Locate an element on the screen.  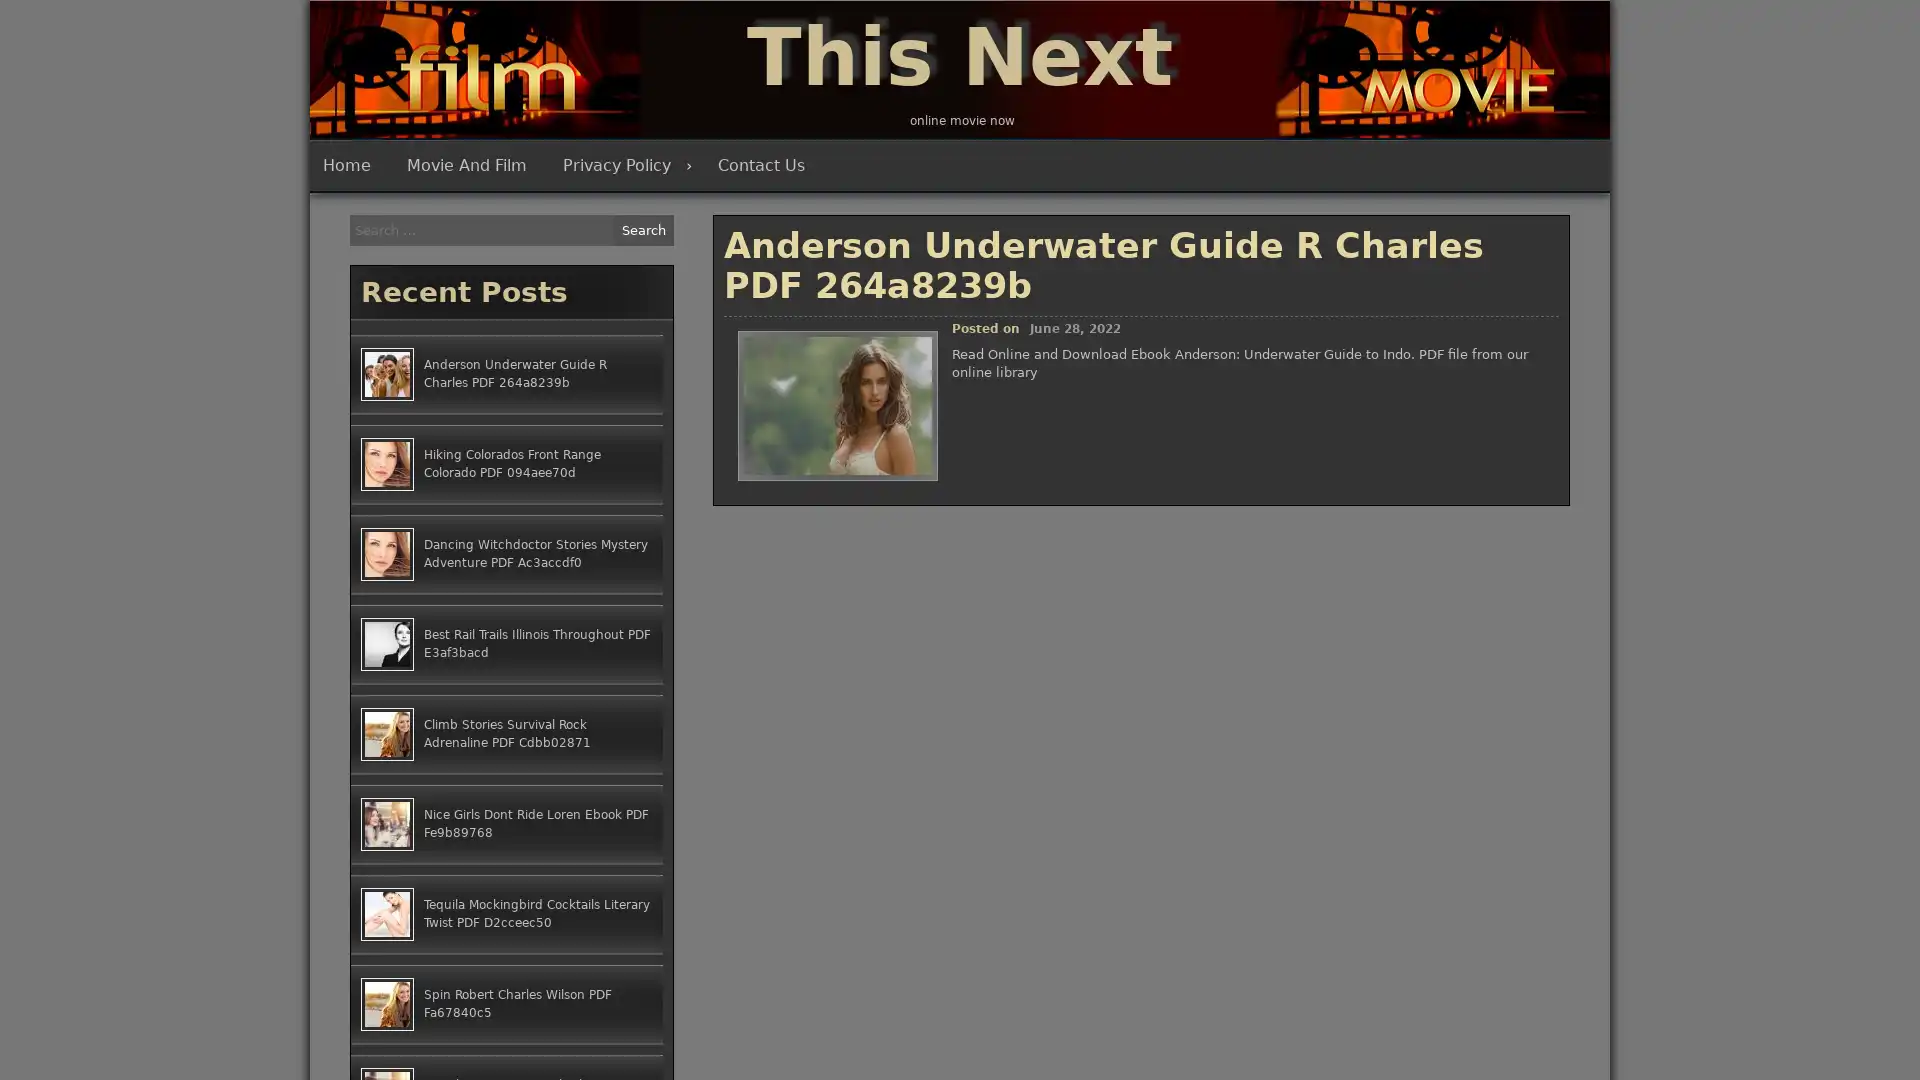
Search is located at coordinates (643, 229).